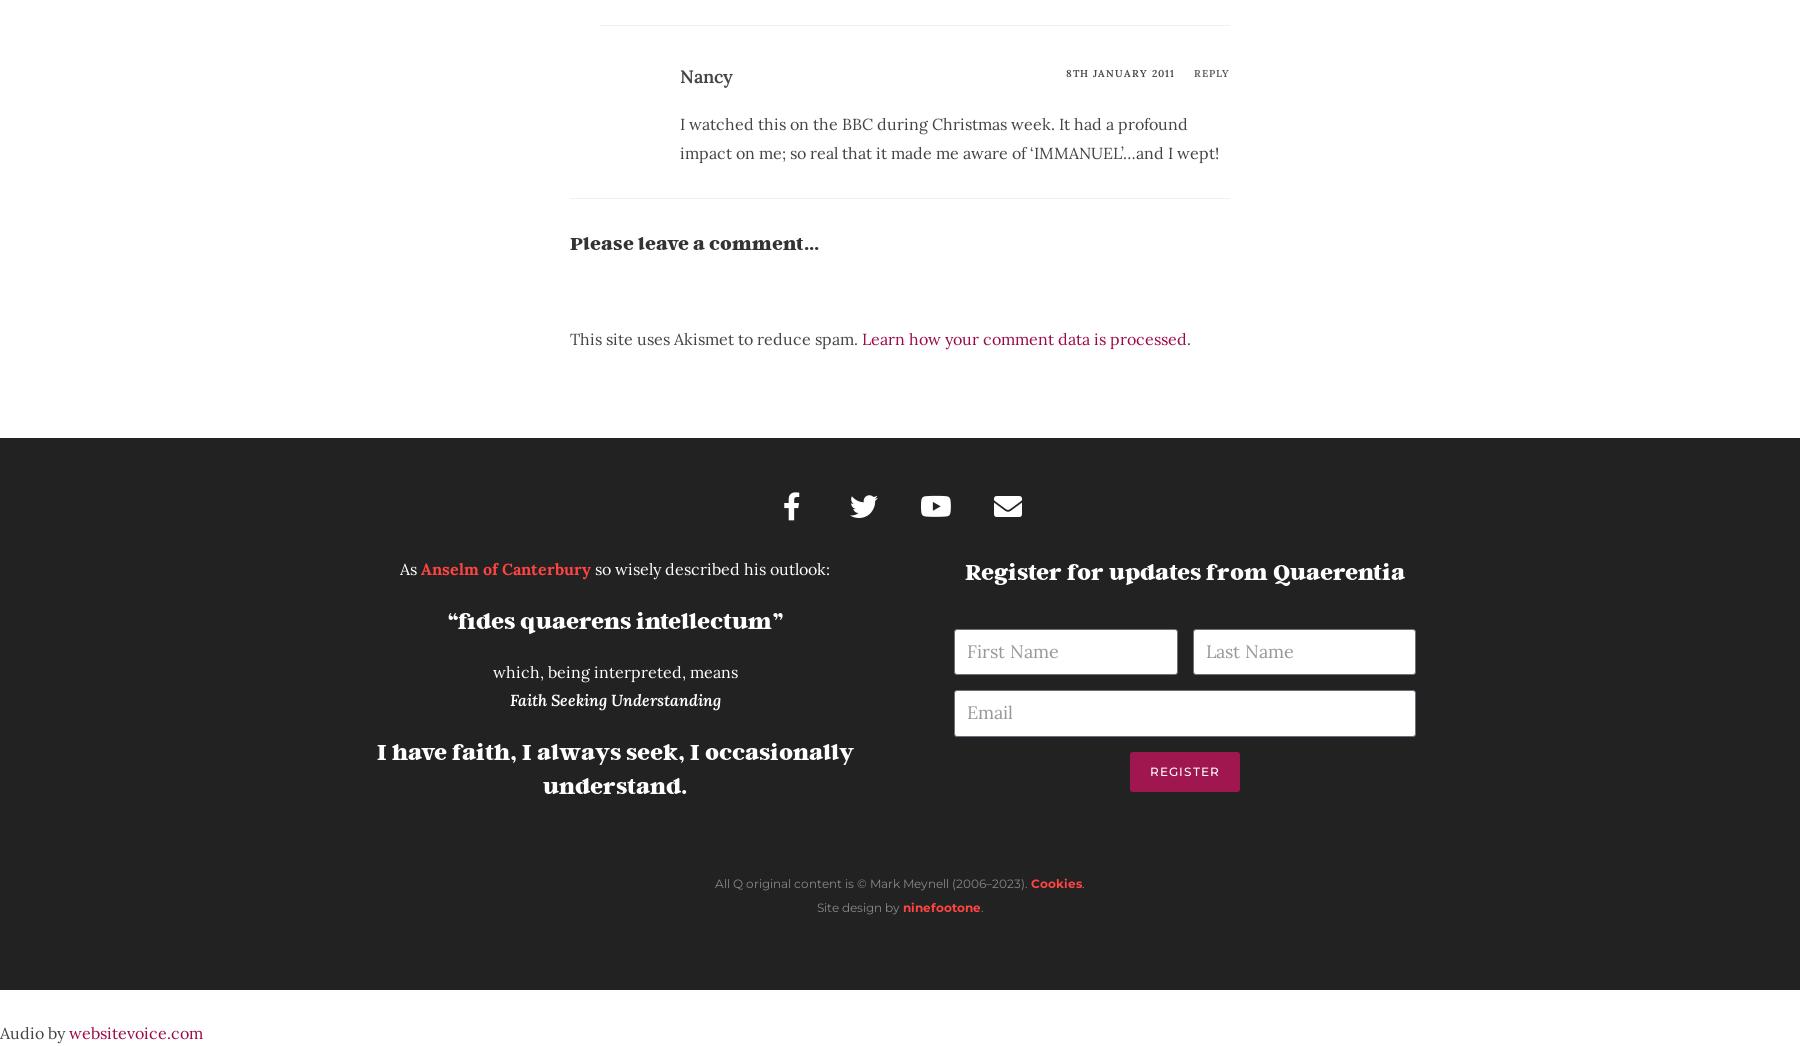 The width and height of the screenshot is (1800, 1046). What do you see at coordinates (614, 620) in the screenshot?
I see `'“fides quaerens intellectum”'` at bounding box center [614, 620].